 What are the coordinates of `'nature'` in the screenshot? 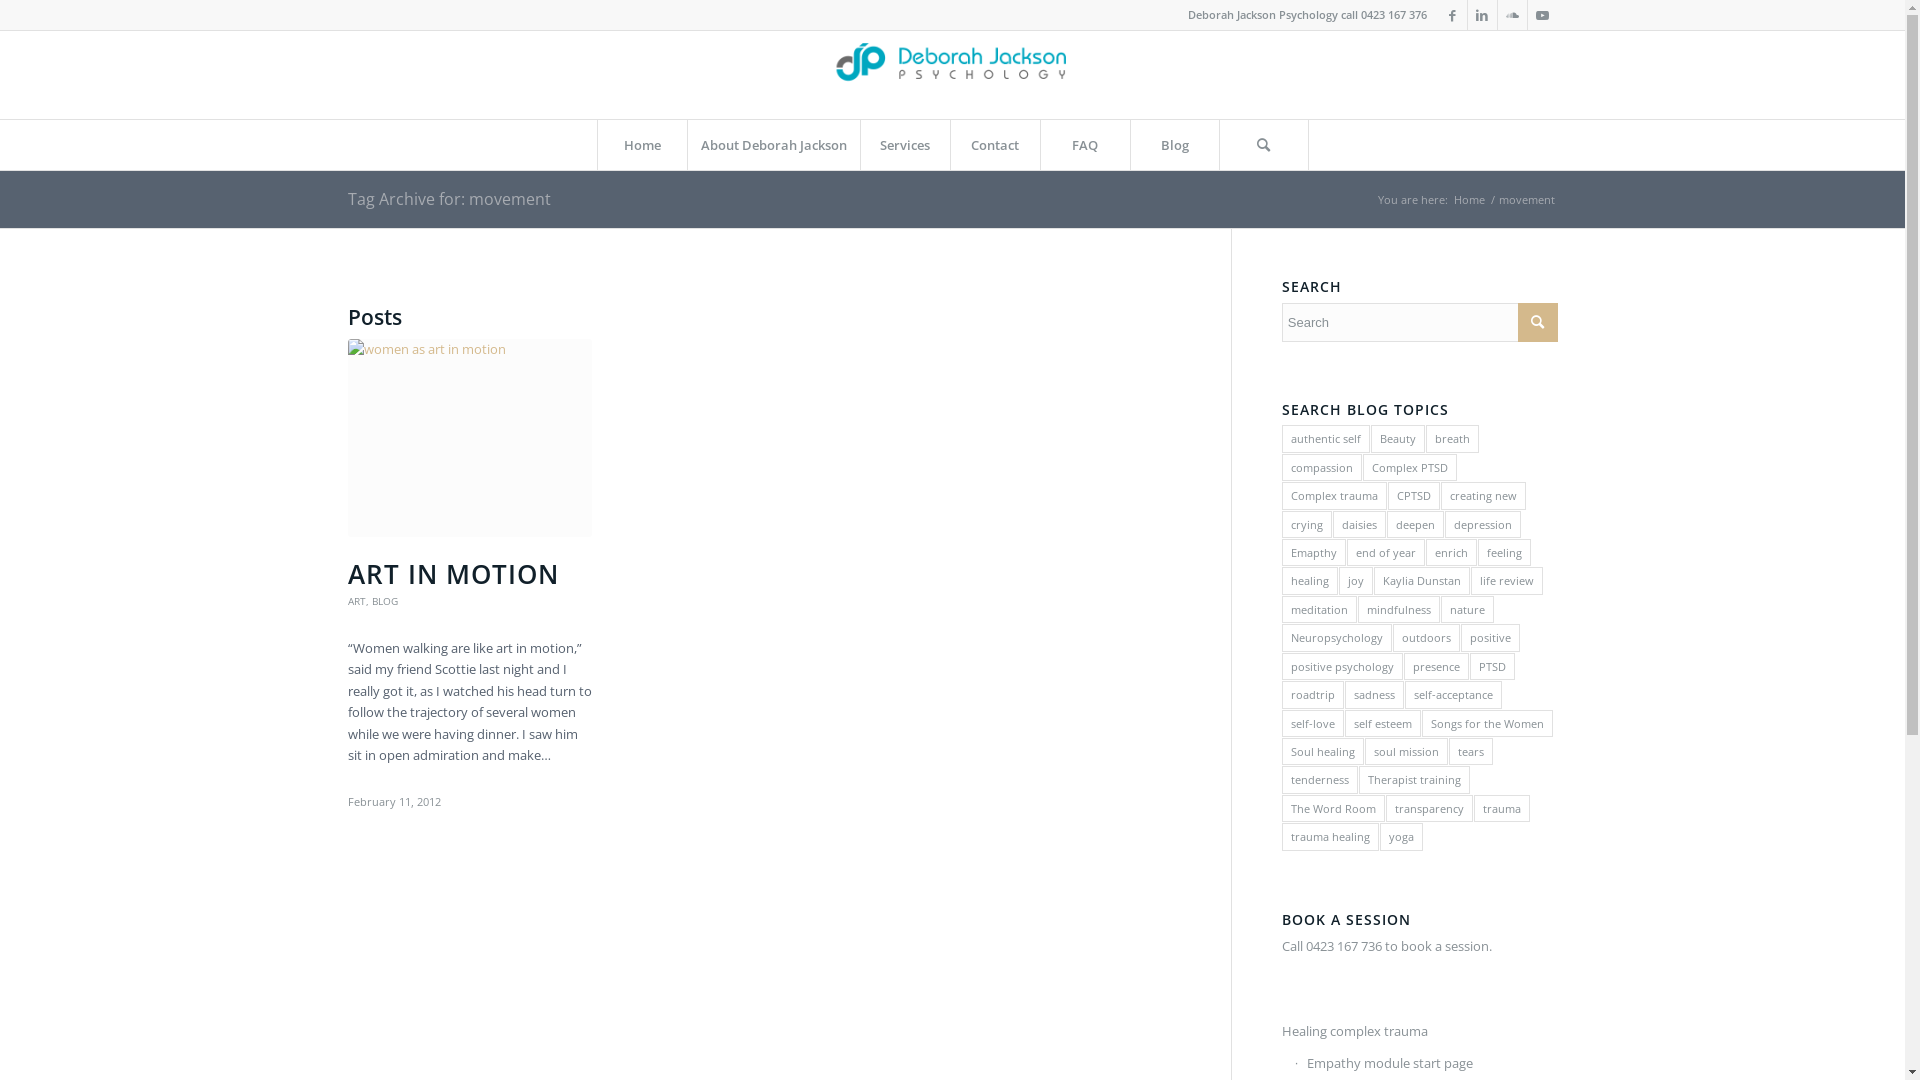 It's located at (1467, 608).